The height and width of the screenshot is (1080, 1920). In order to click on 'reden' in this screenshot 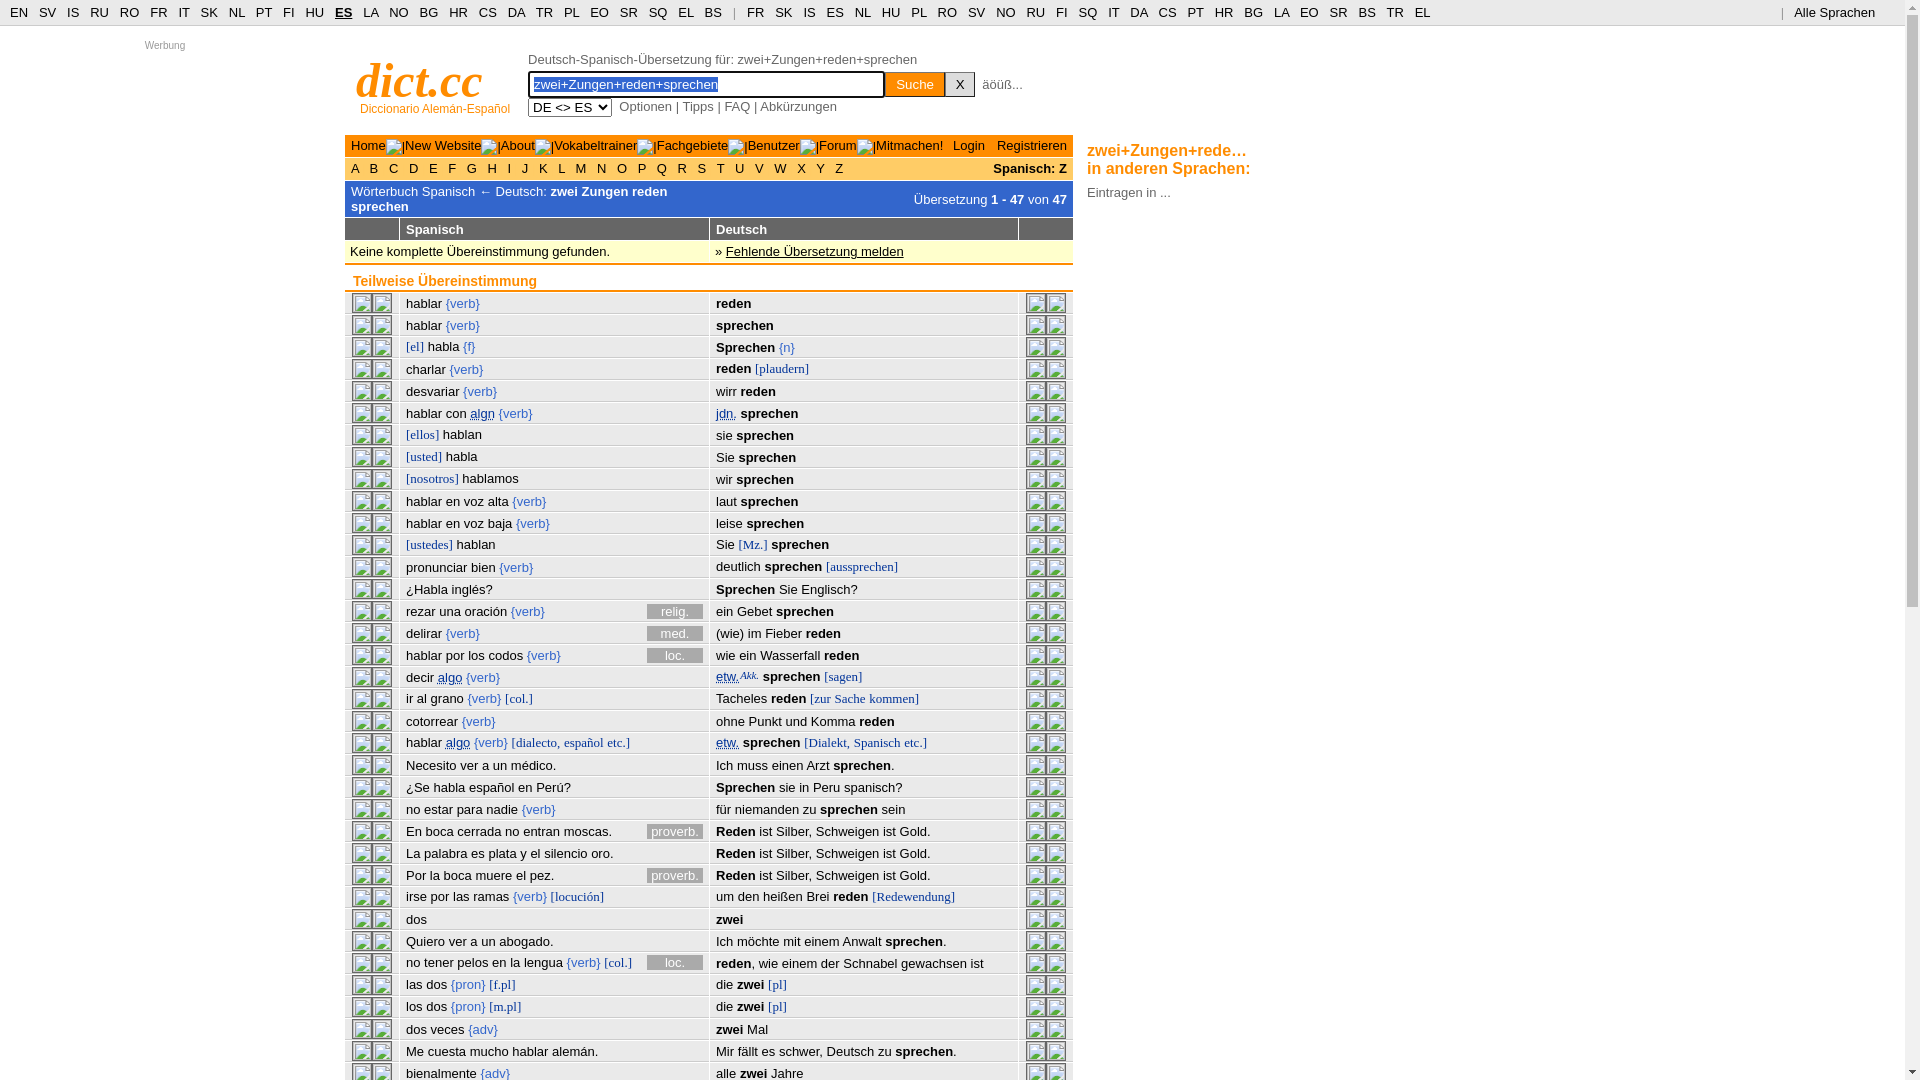, I will do `click(876, 721)`.